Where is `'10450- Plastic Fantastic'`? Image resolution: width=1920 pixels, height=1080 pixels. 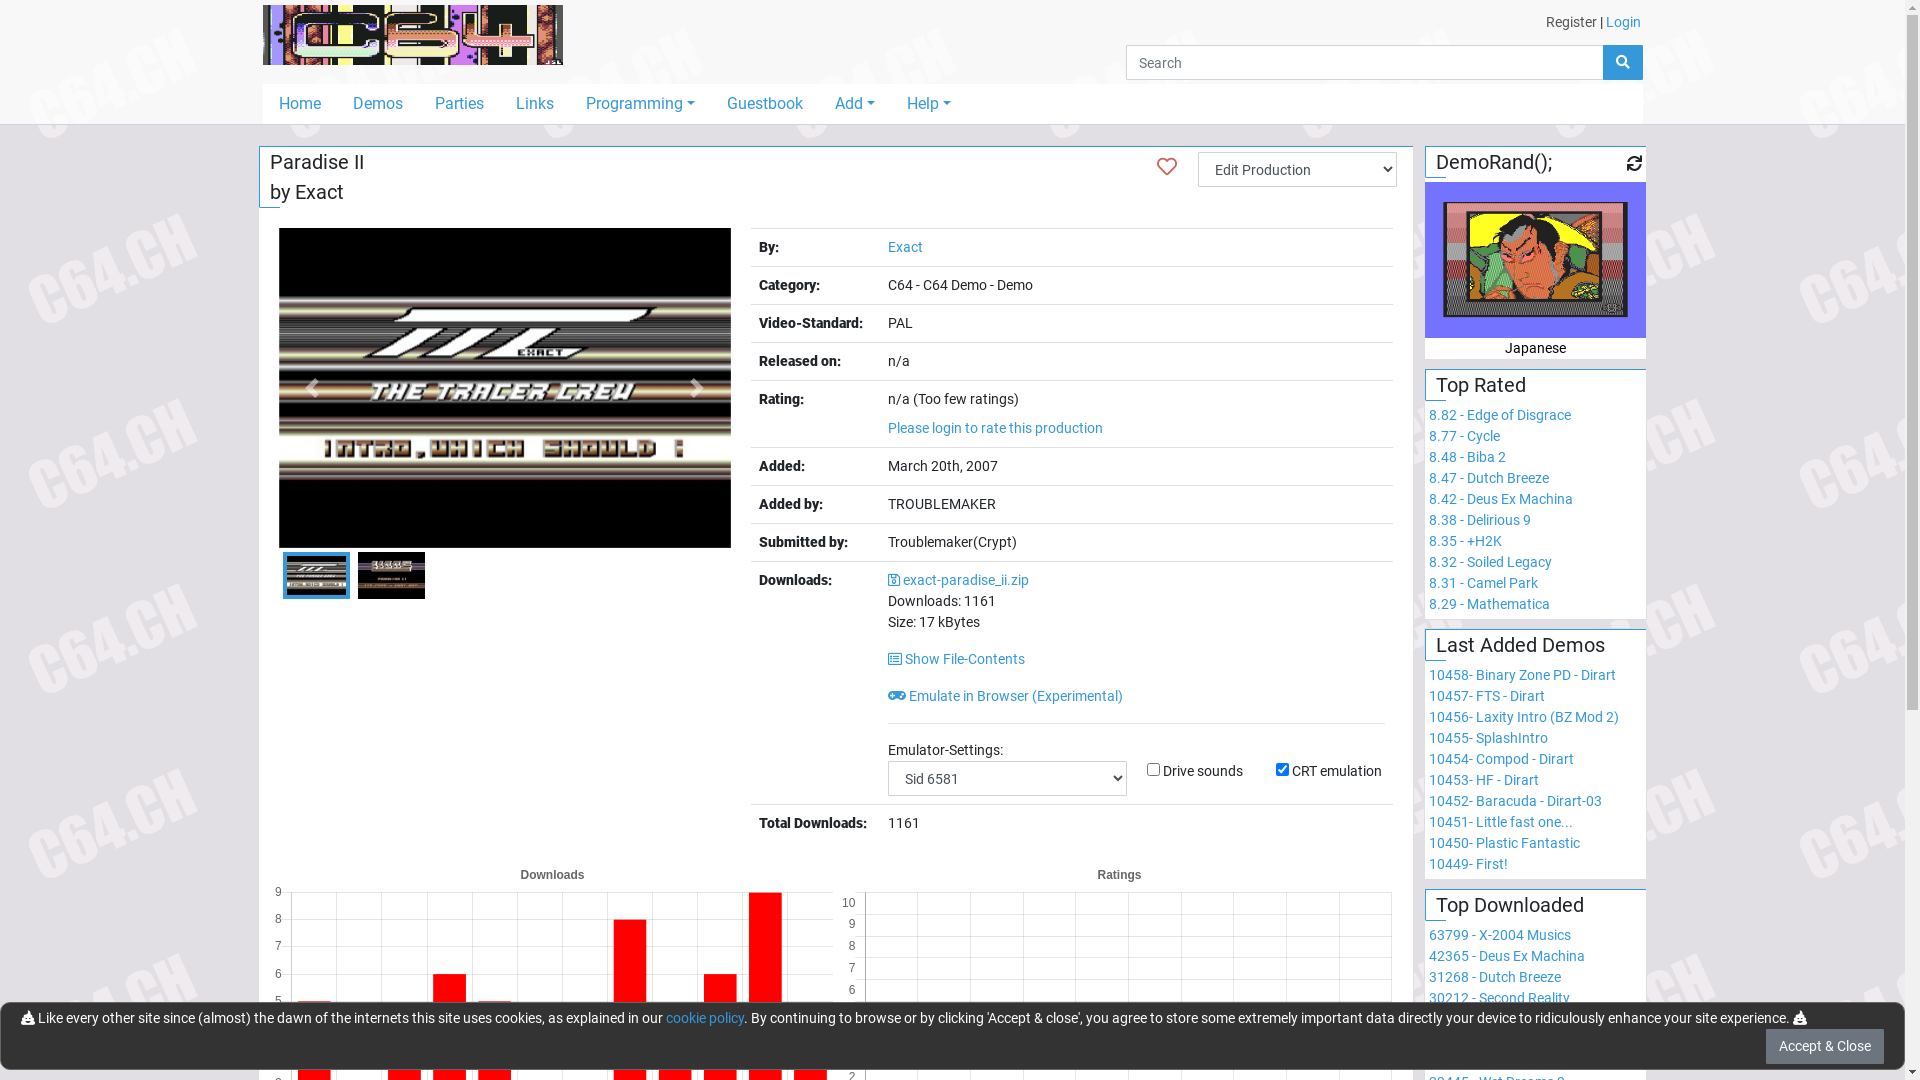
'10450- Plastic Fantastic' is located at coordinates (1504, 843).